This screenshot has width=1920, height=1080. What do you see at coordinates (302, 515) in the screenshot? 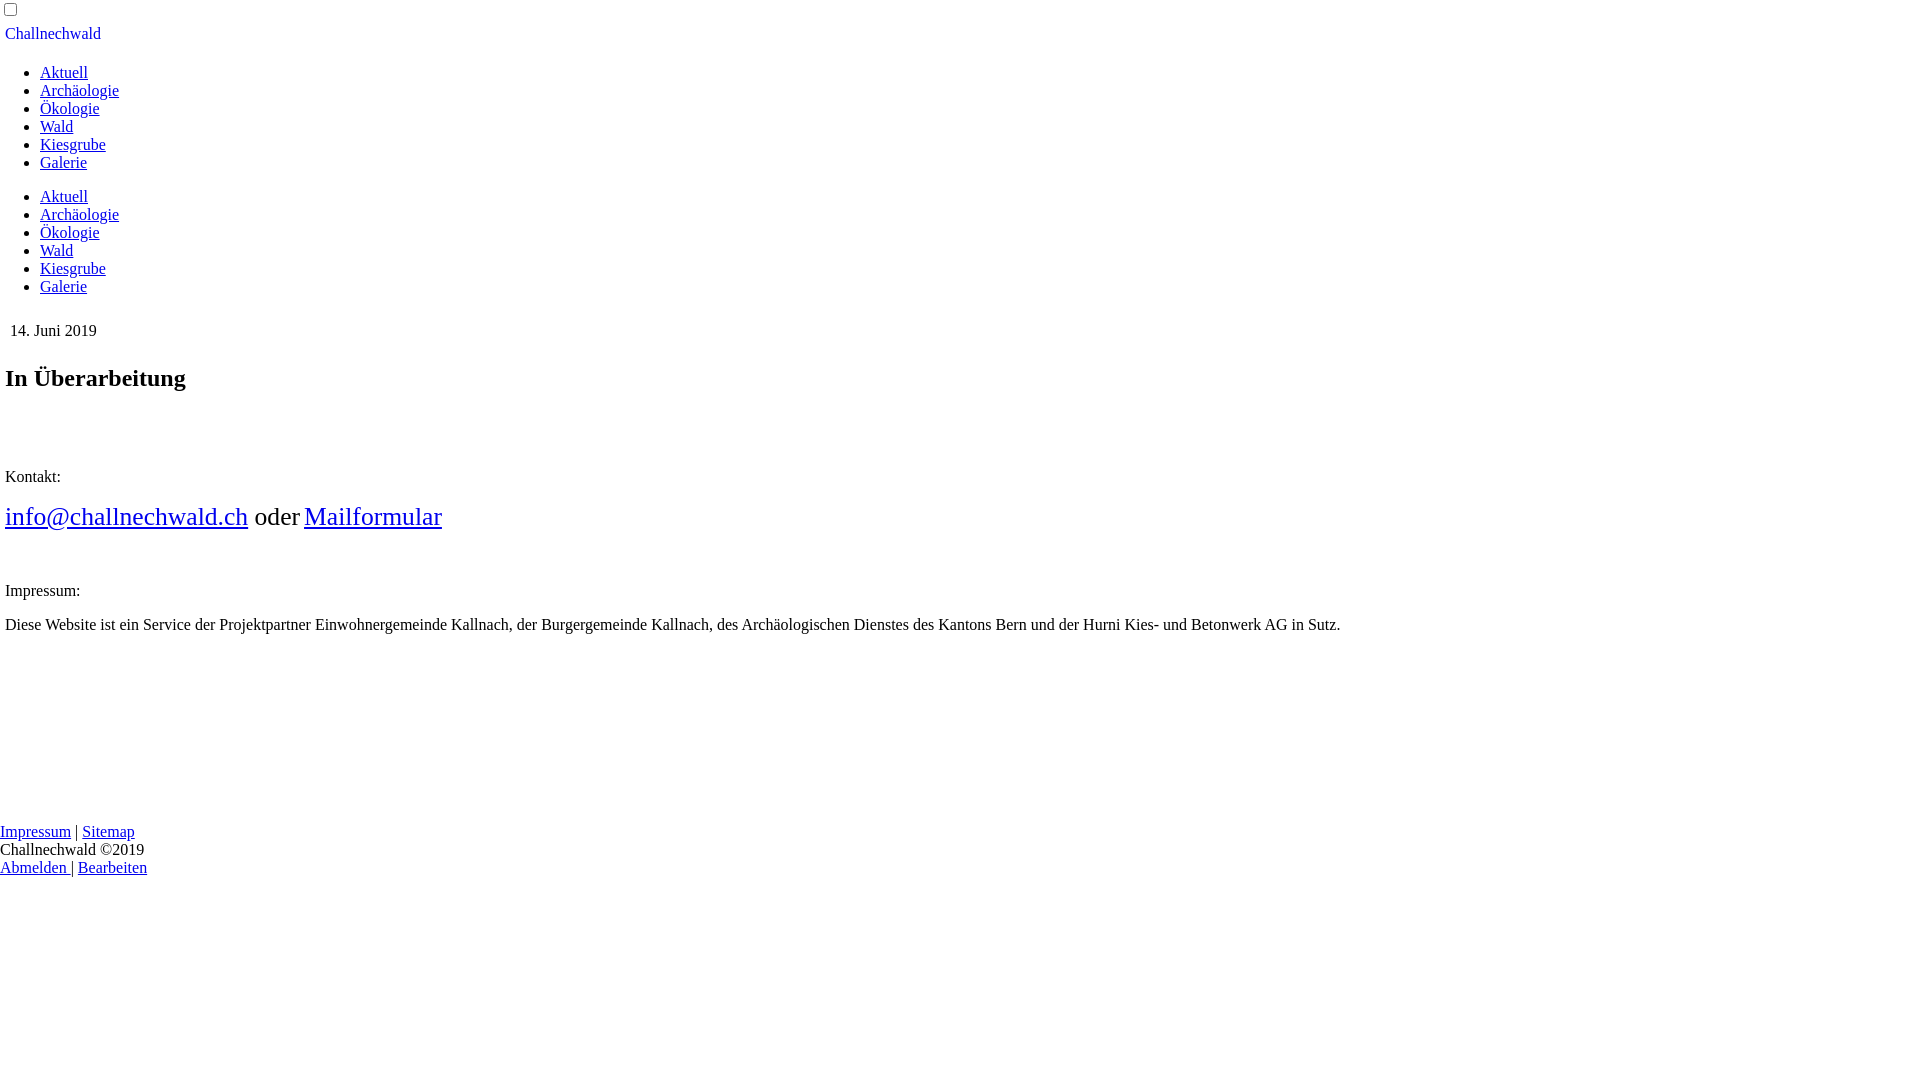
I see `'Mailformular'` at bounding box center [302, 515].